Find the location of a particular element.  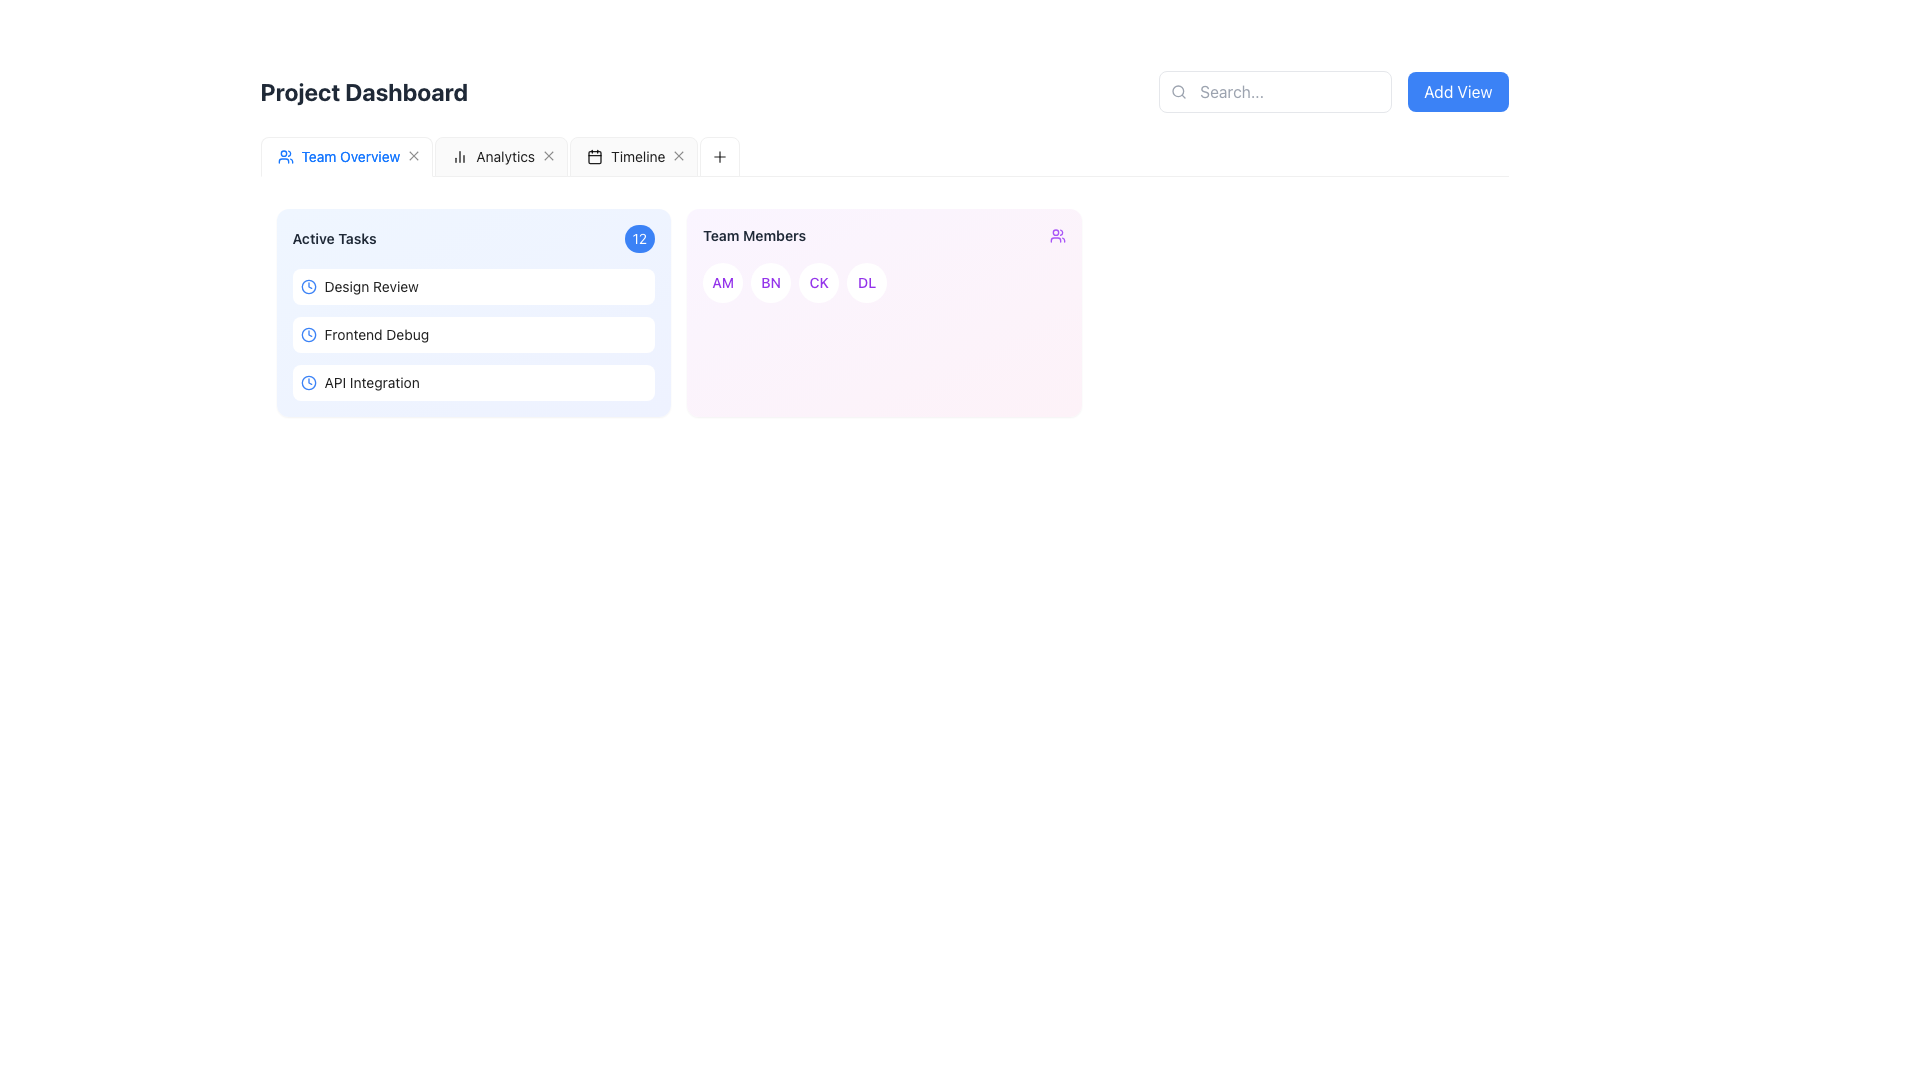

the circular SVG graphical element that is part of the clock icon located in the 'Active Tasks' section, adjacent to 'Frontend Debug' and 'API Integration' is located at coordinates (307, 286).